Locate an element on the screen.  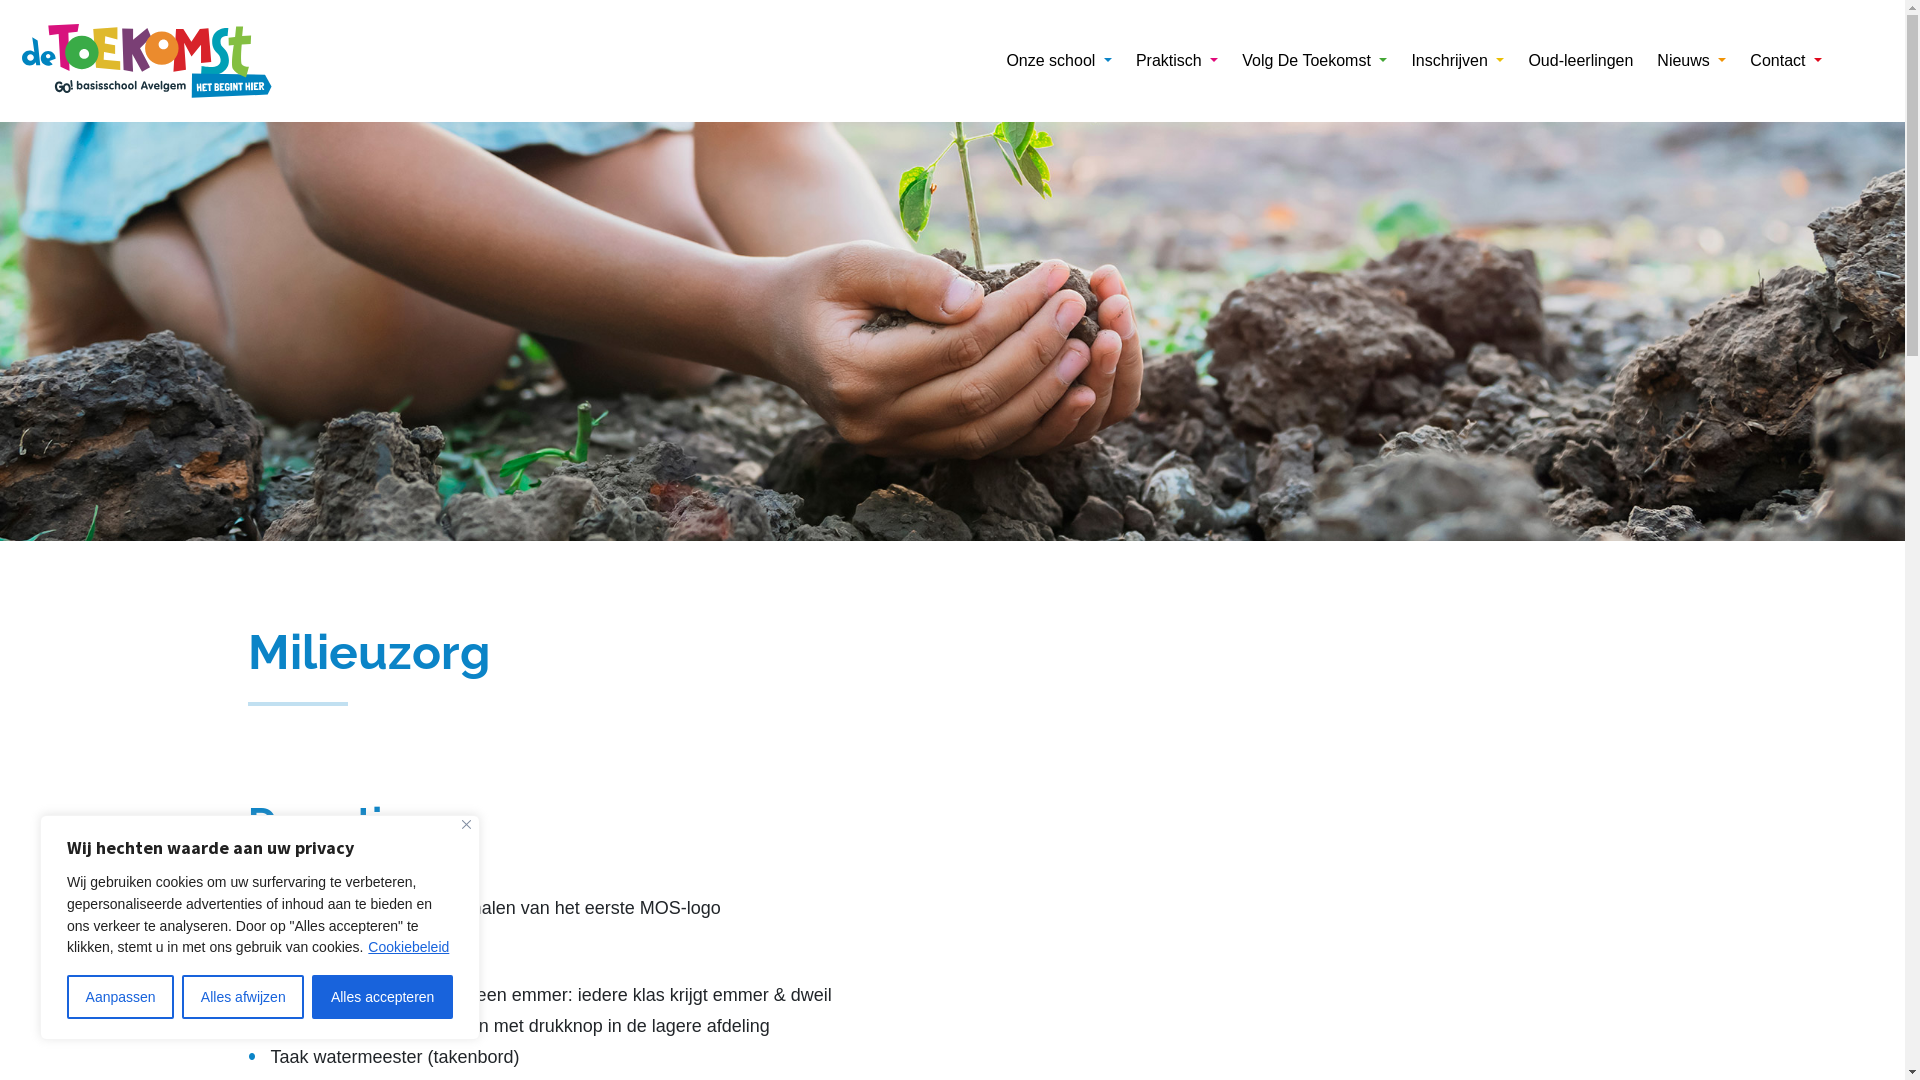
'Praktisch' is located at coordinates (1176, 60).